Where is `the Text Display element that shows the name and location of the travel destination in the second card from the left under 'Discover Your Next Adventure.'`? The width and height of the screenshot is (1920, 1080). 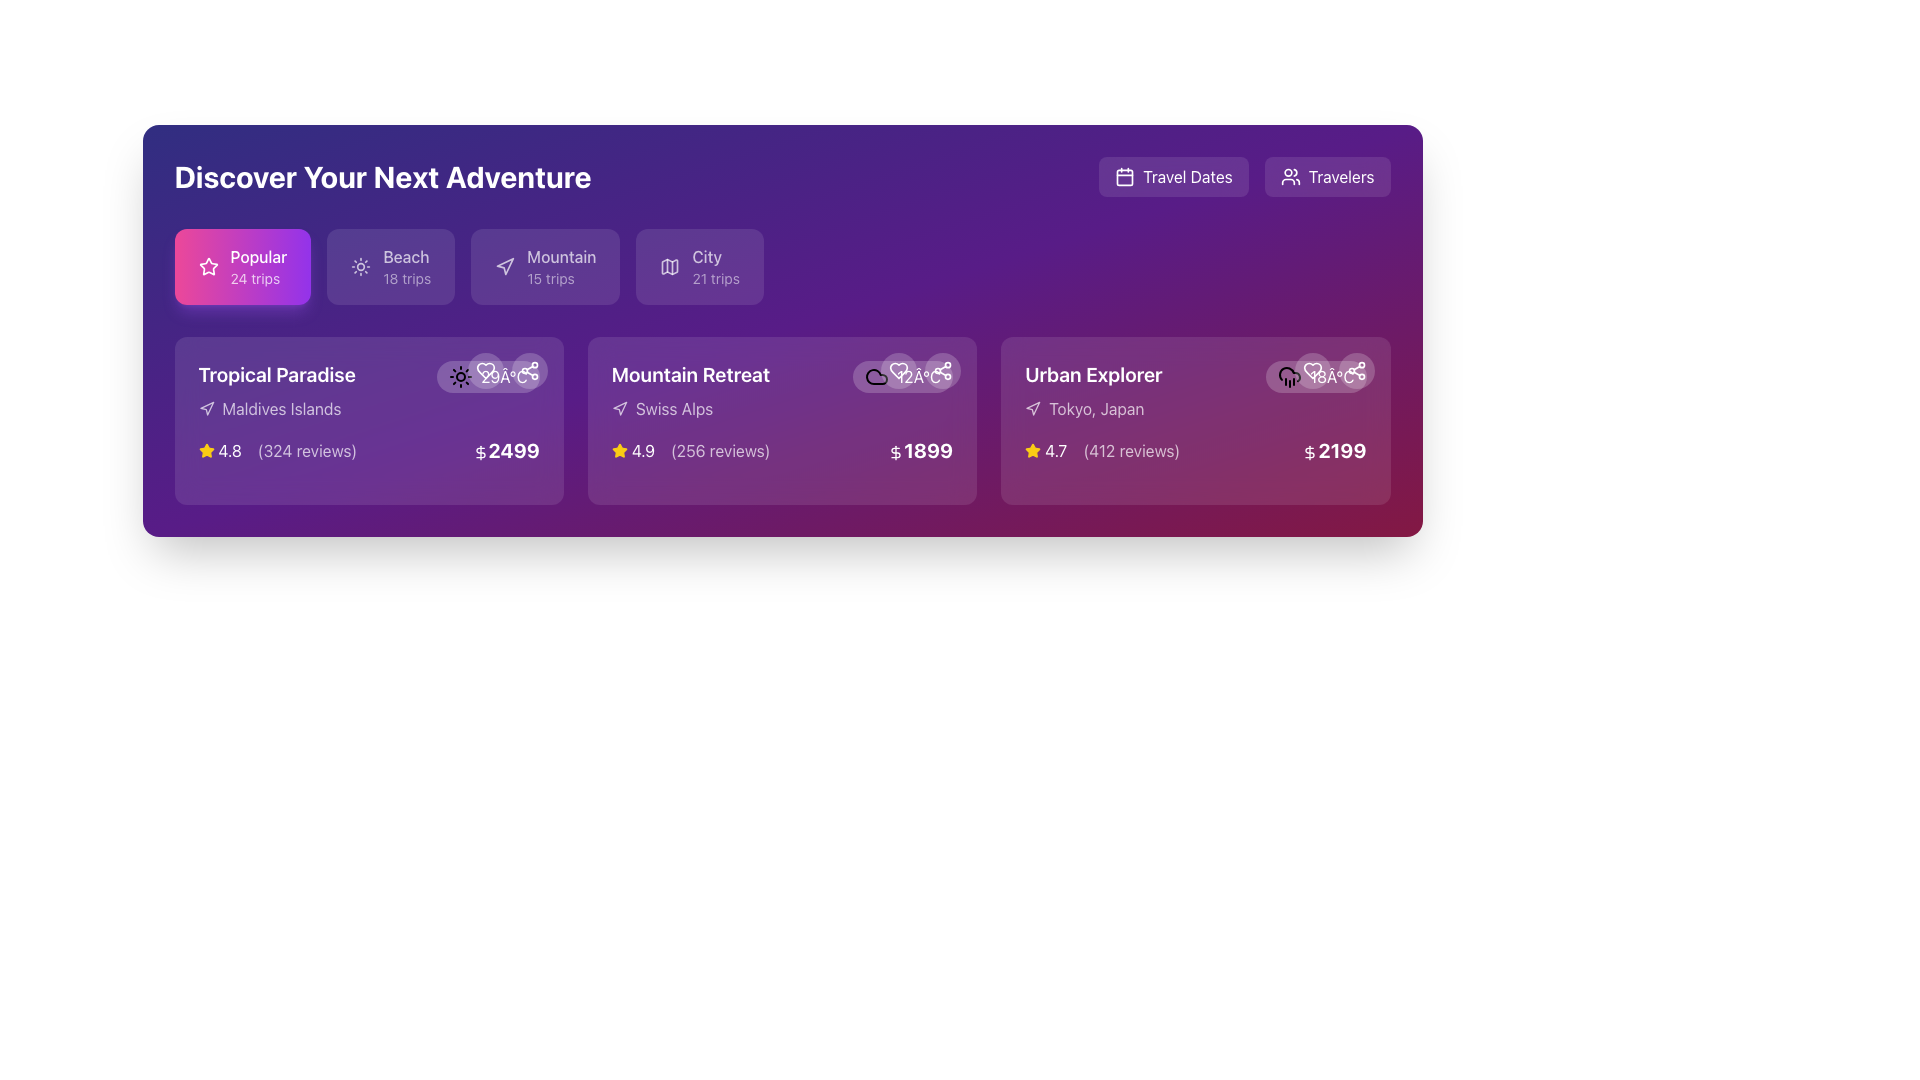 the Text Display element that shows the name and location of the travel destination in the second card from the left under 'Discover Your Next Adventure.' is located at coordinates (691, 390).